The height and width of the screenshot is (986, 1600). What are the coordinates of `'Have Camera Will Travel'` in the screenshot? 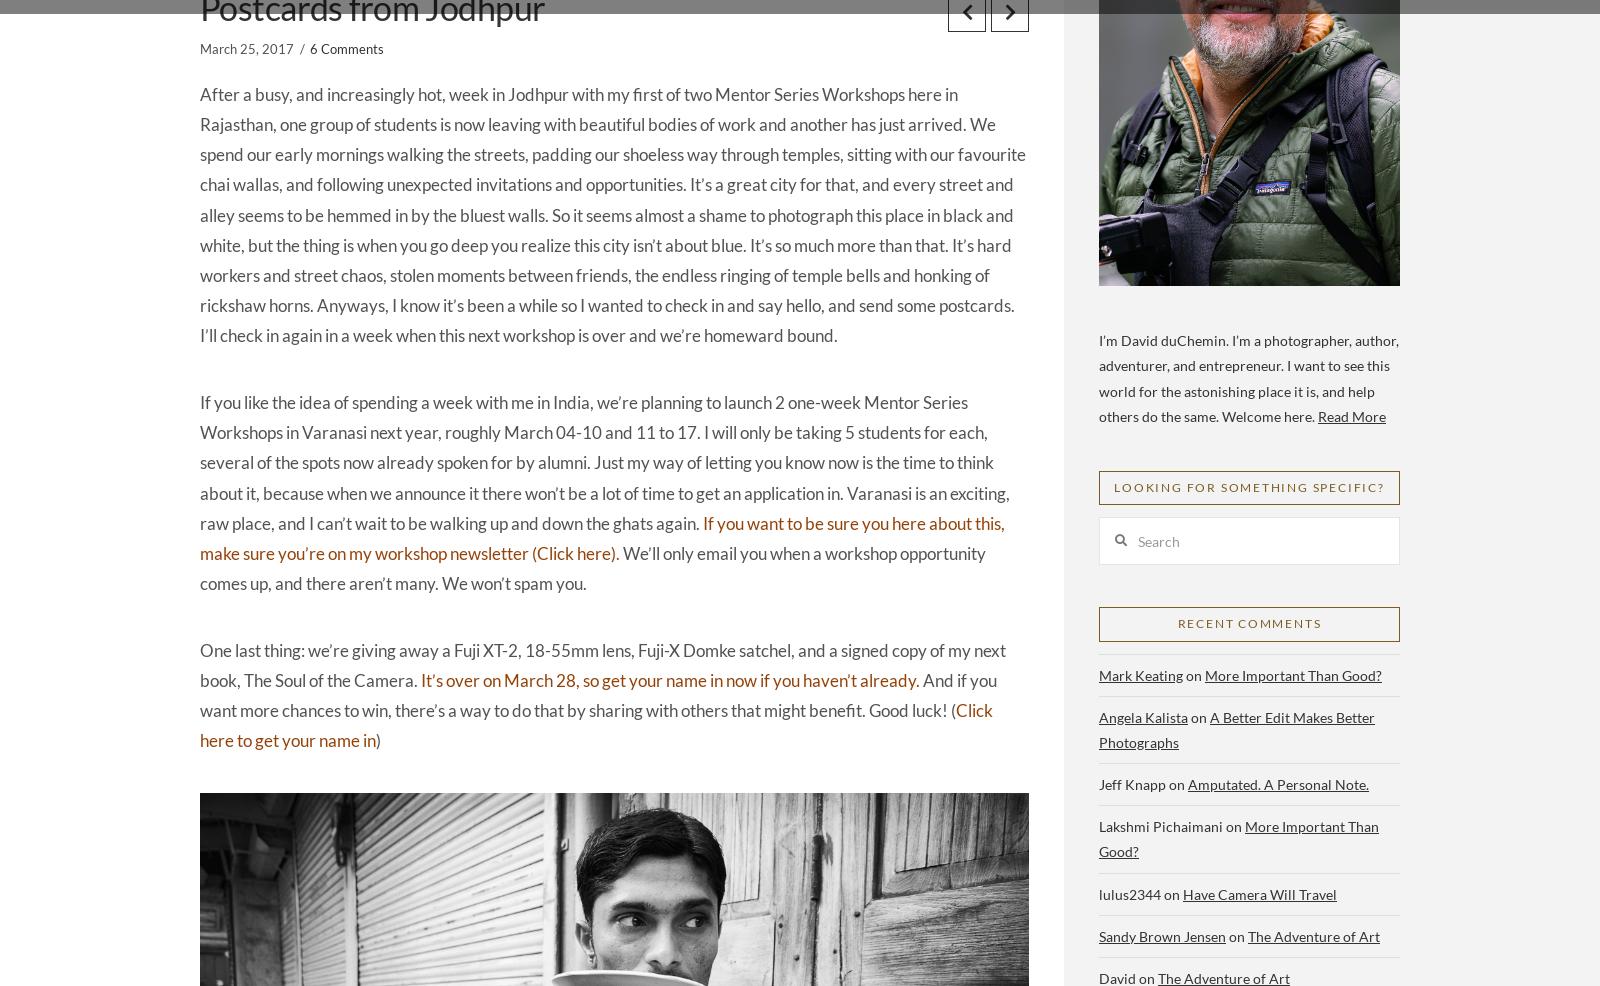 It's located at (1259, 892).